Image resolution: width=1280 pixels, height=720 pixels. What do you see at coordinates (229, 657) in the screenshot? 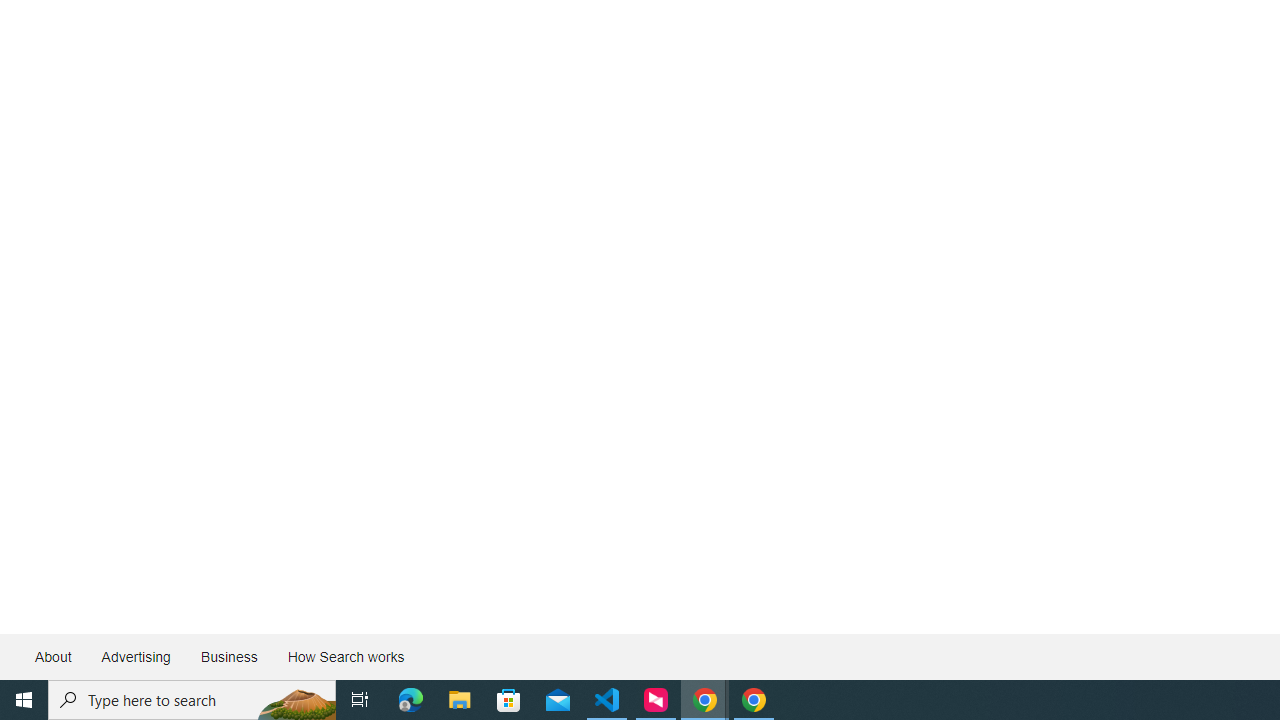
I see `'Business'` at bounding box center [229, 657].